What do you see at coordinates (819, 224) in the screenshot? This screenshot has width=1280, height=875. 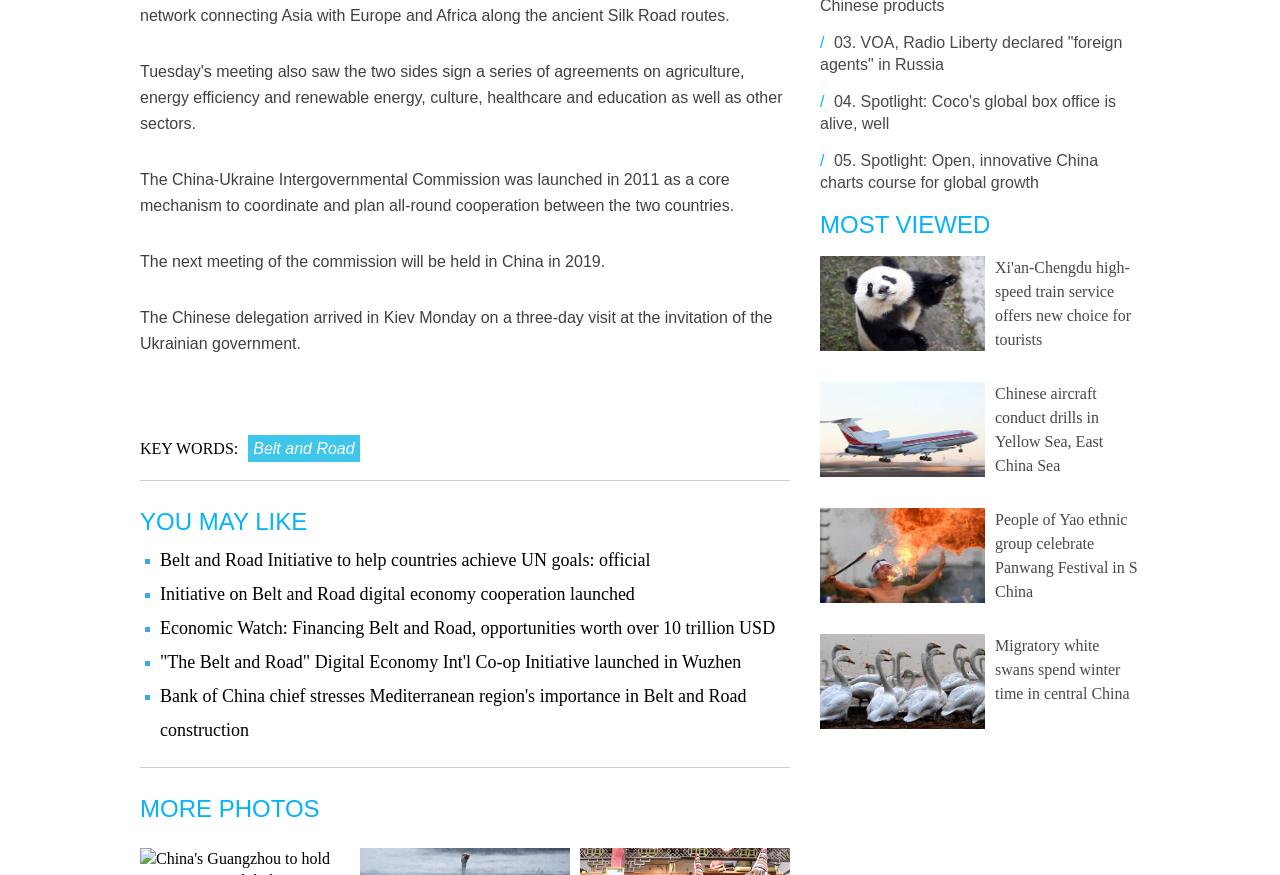 I see `'MOST VIEWED'` at bounding box center [819, 224].